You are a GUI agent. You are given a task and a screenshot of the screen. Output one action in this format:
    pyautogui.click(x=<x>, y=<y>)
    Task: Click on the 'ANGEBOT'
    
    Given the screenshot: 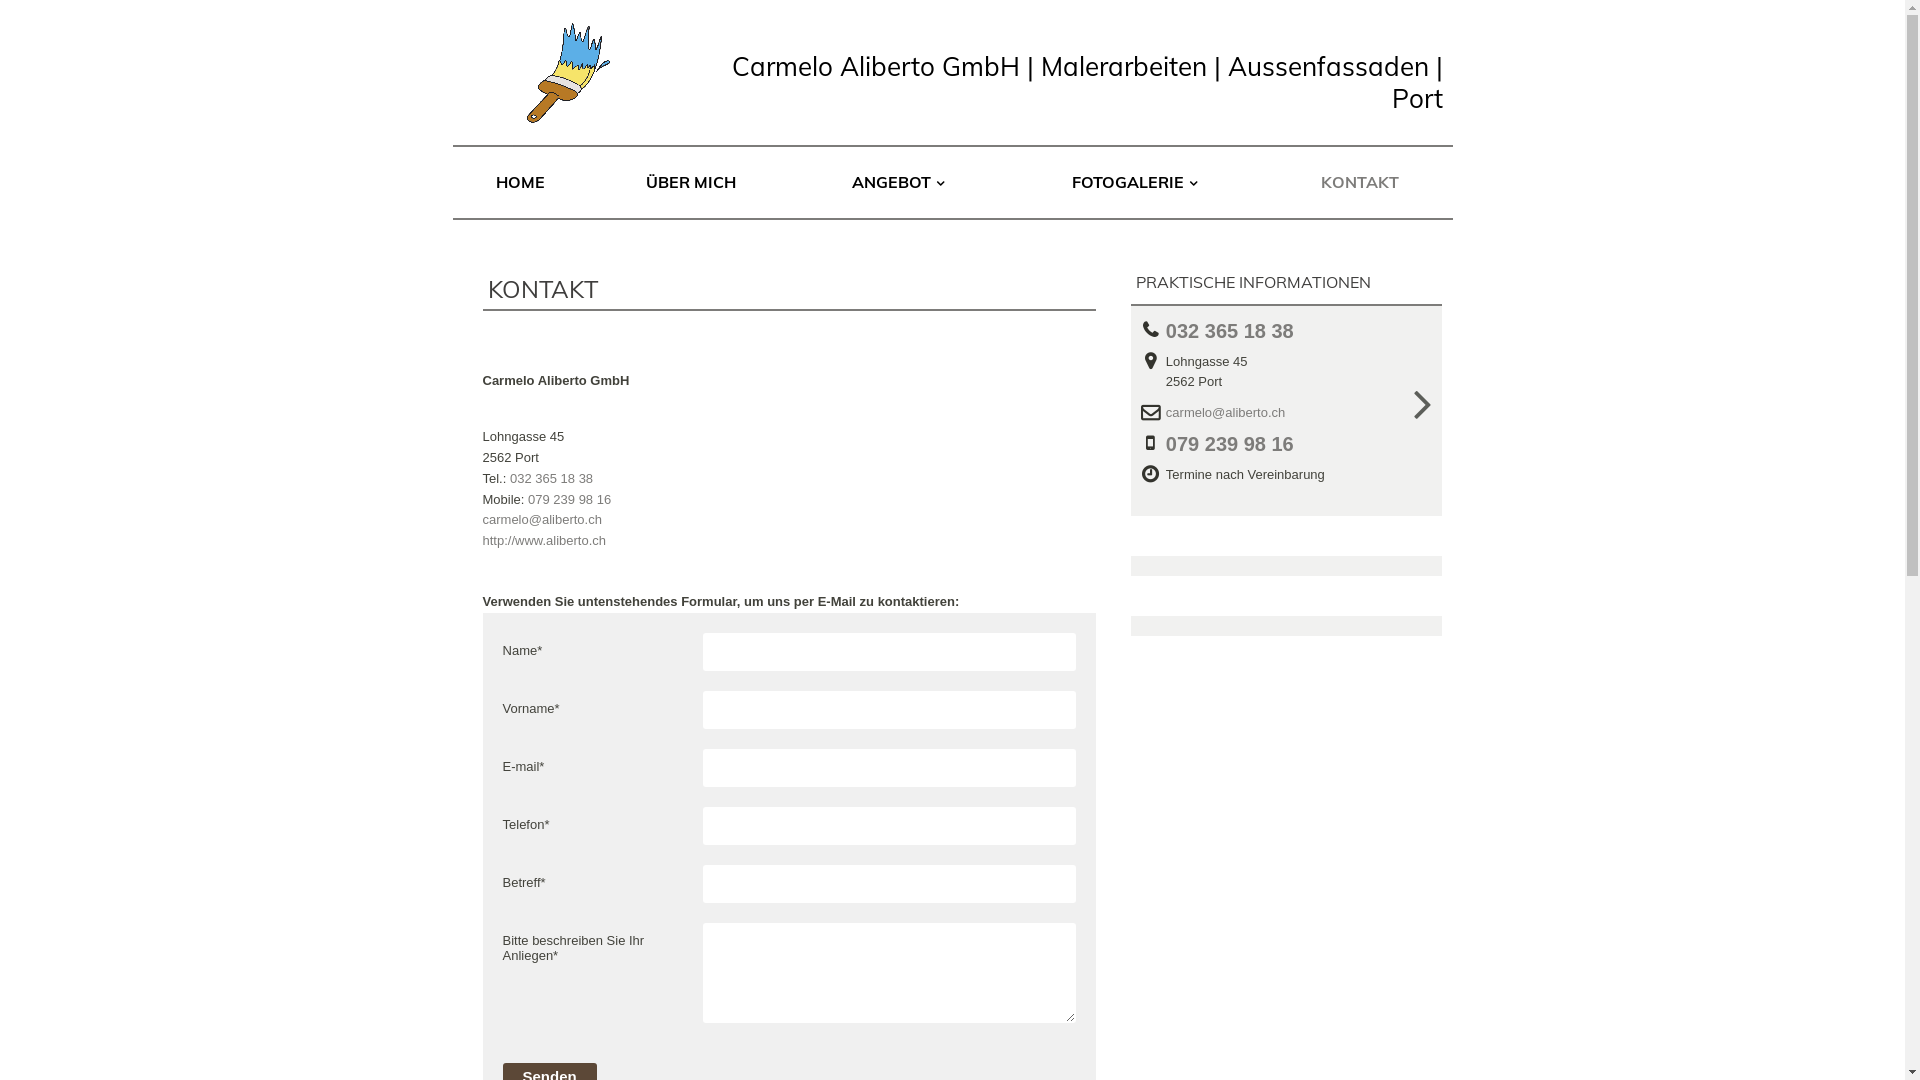 What is the action you would take?
    pyautogui.click(x=896, y=182)
    